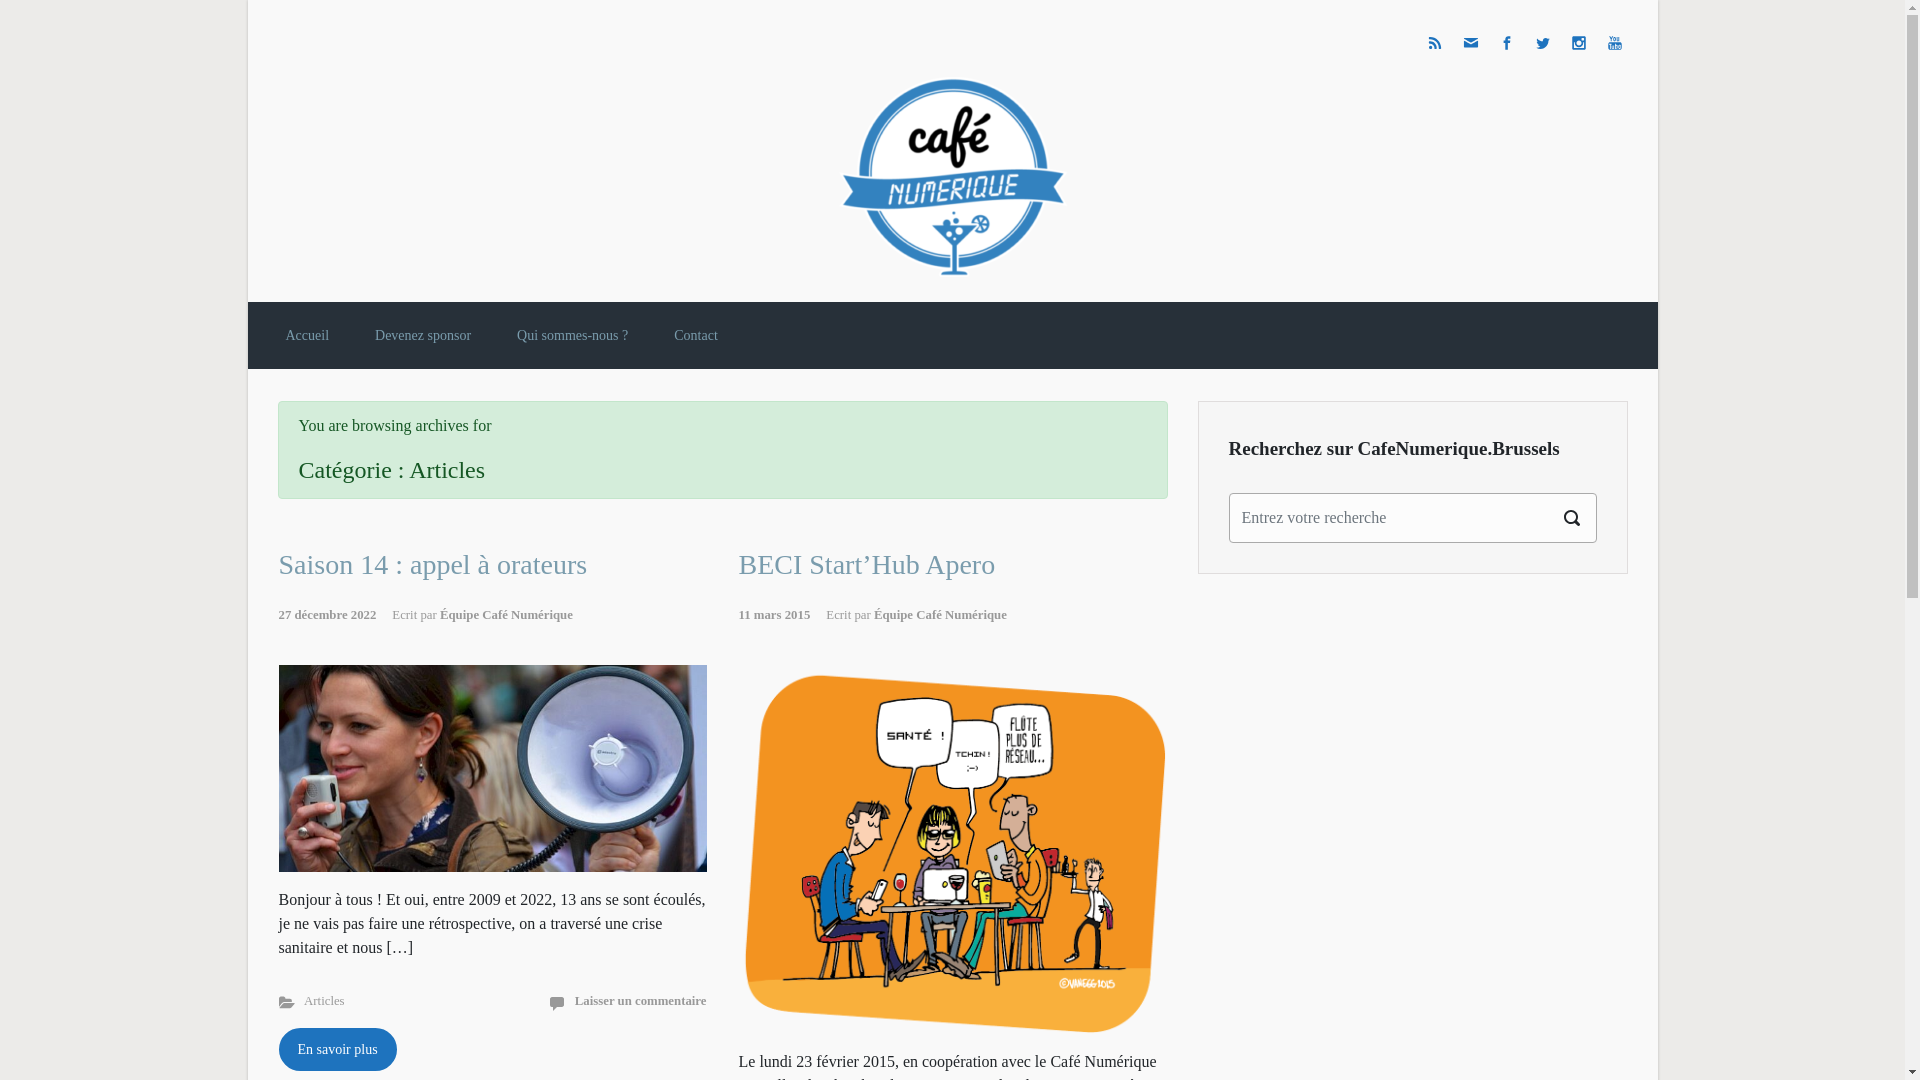 This screenshot has width=1920, height=1080. What do you see at coordinates (781, 613) in the screenshot?
I see `'11 mars 2015'` at bounding box center [781, 613].